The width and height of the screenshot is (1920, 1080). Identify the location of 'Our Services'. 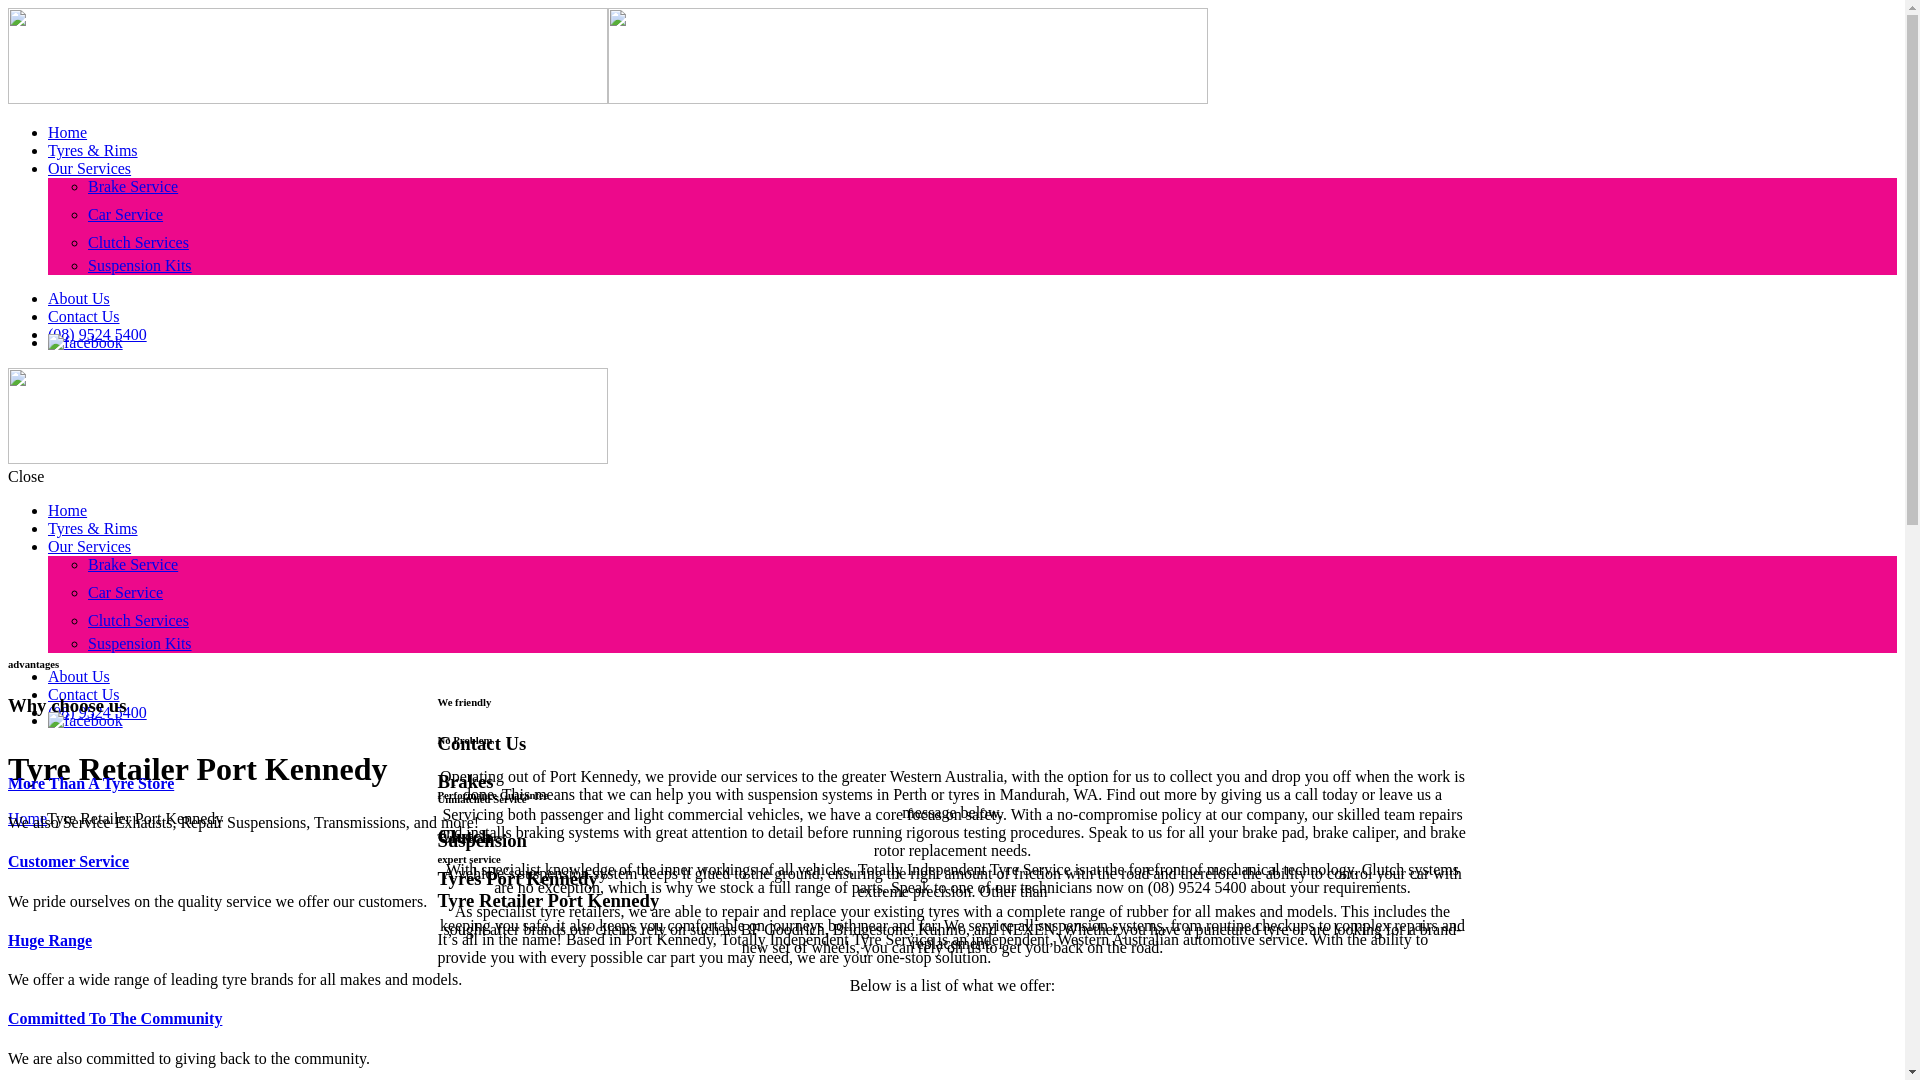
(88, 167).